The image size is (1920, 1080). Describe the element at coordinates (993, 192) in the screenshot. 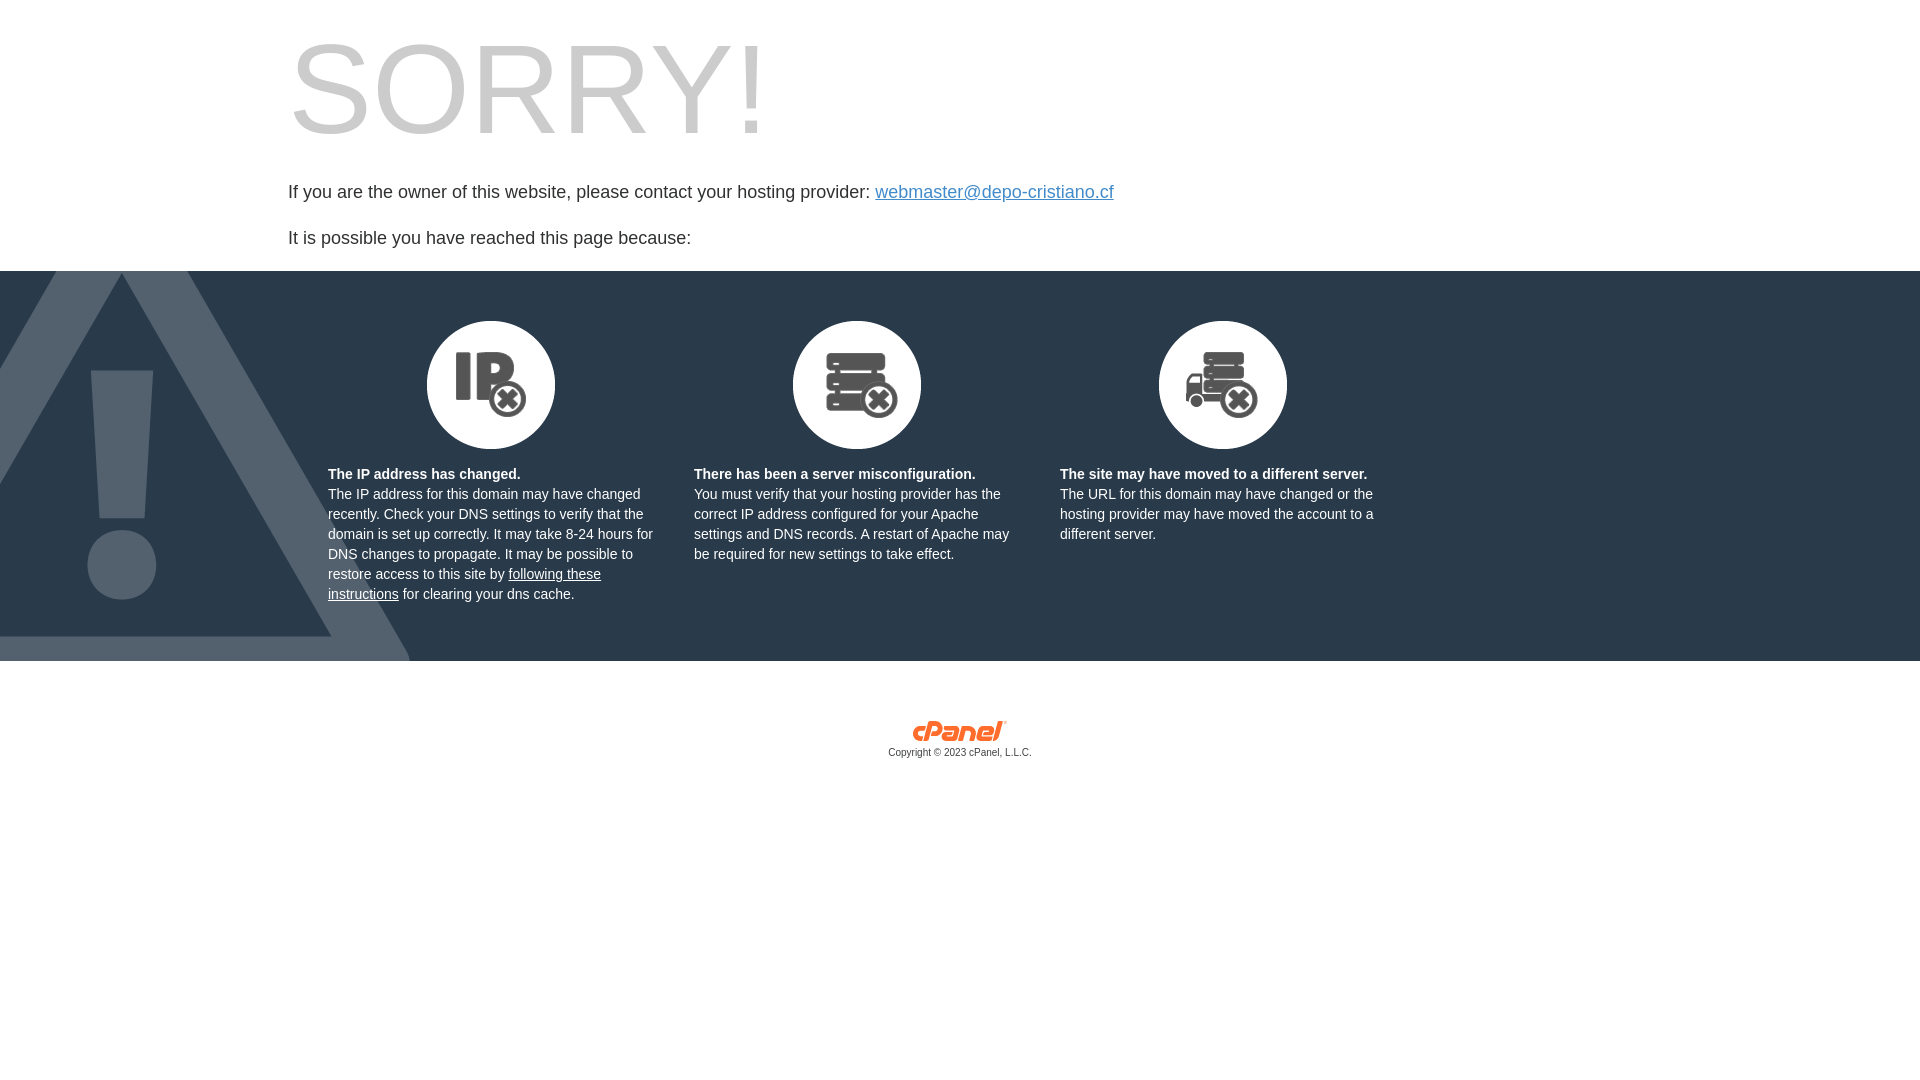

I see `'webmaster@depo-cristiano.cf'` at that location.